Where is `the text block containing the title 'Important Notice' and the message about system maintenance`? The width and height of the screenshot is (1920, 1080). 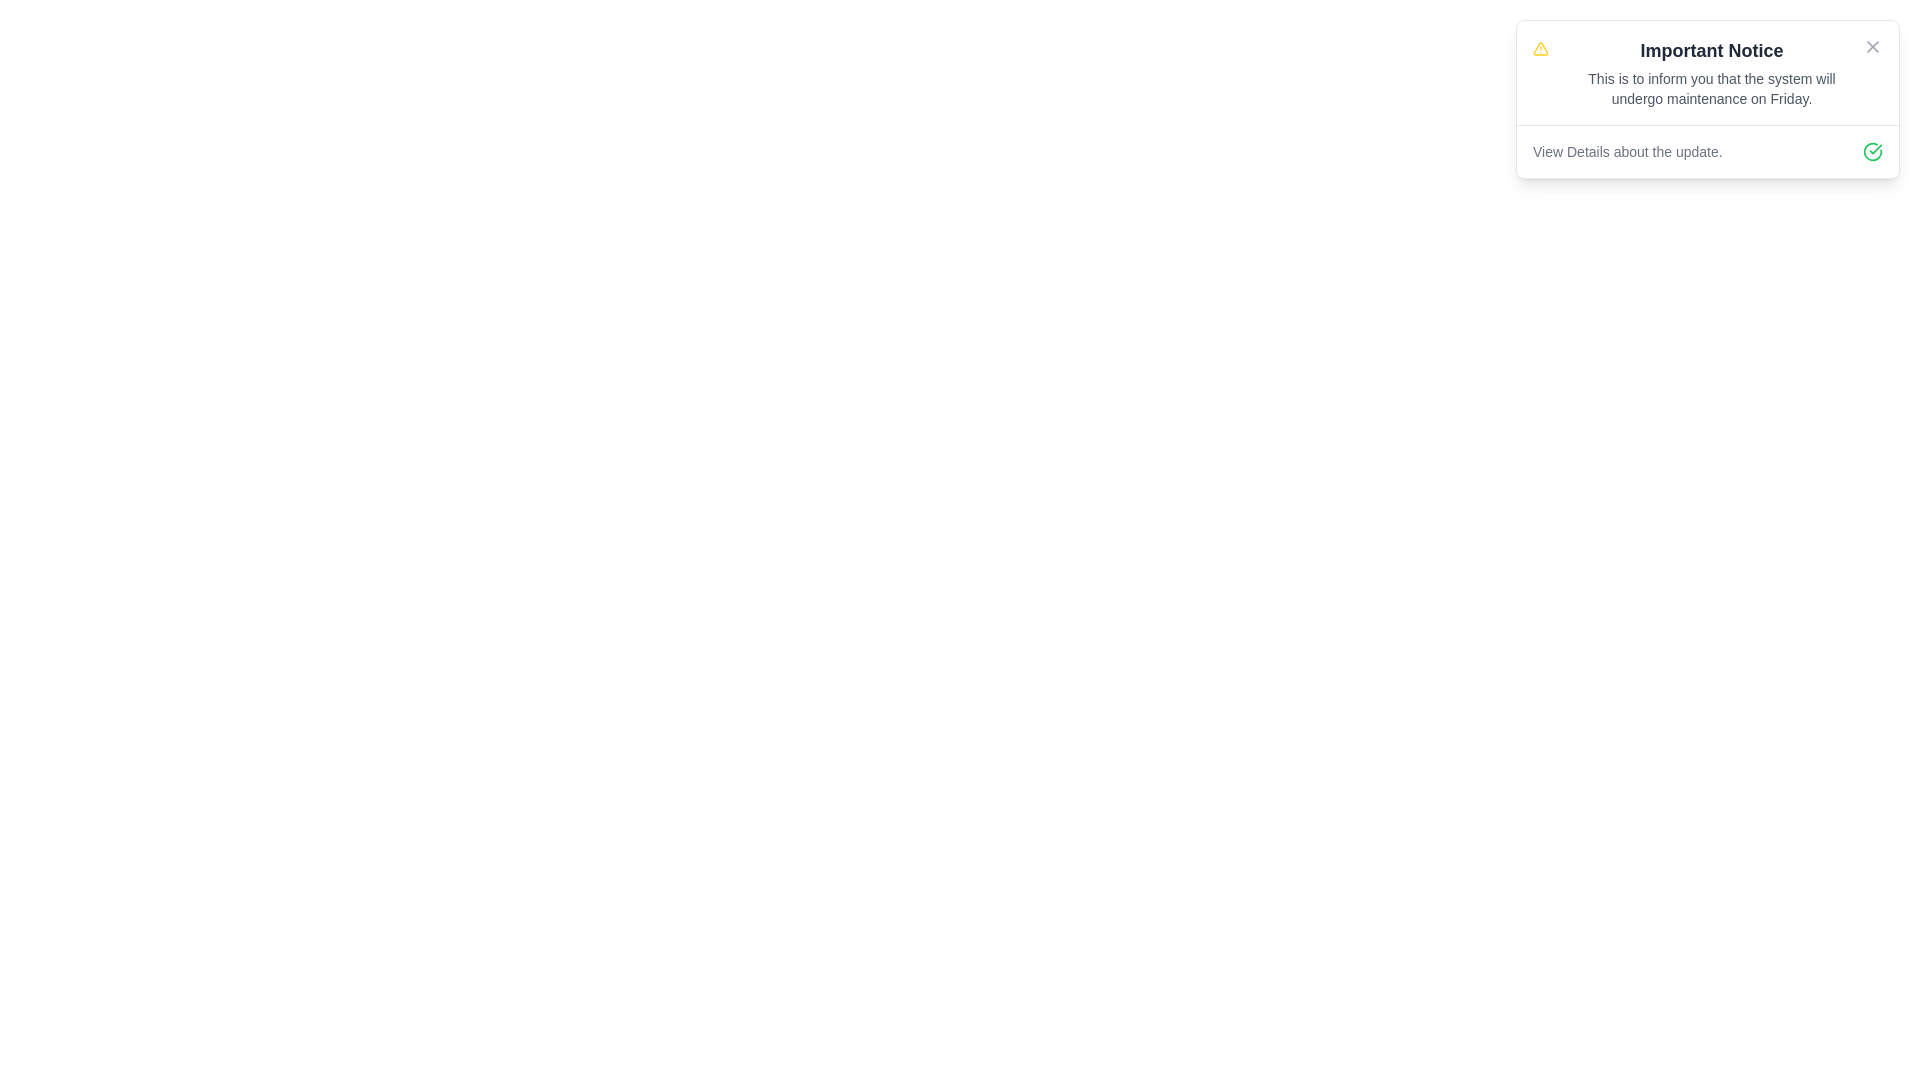
the text block containing the title 'Important Notice' and the message about system maintenance is located at coordinates (1711, 72).